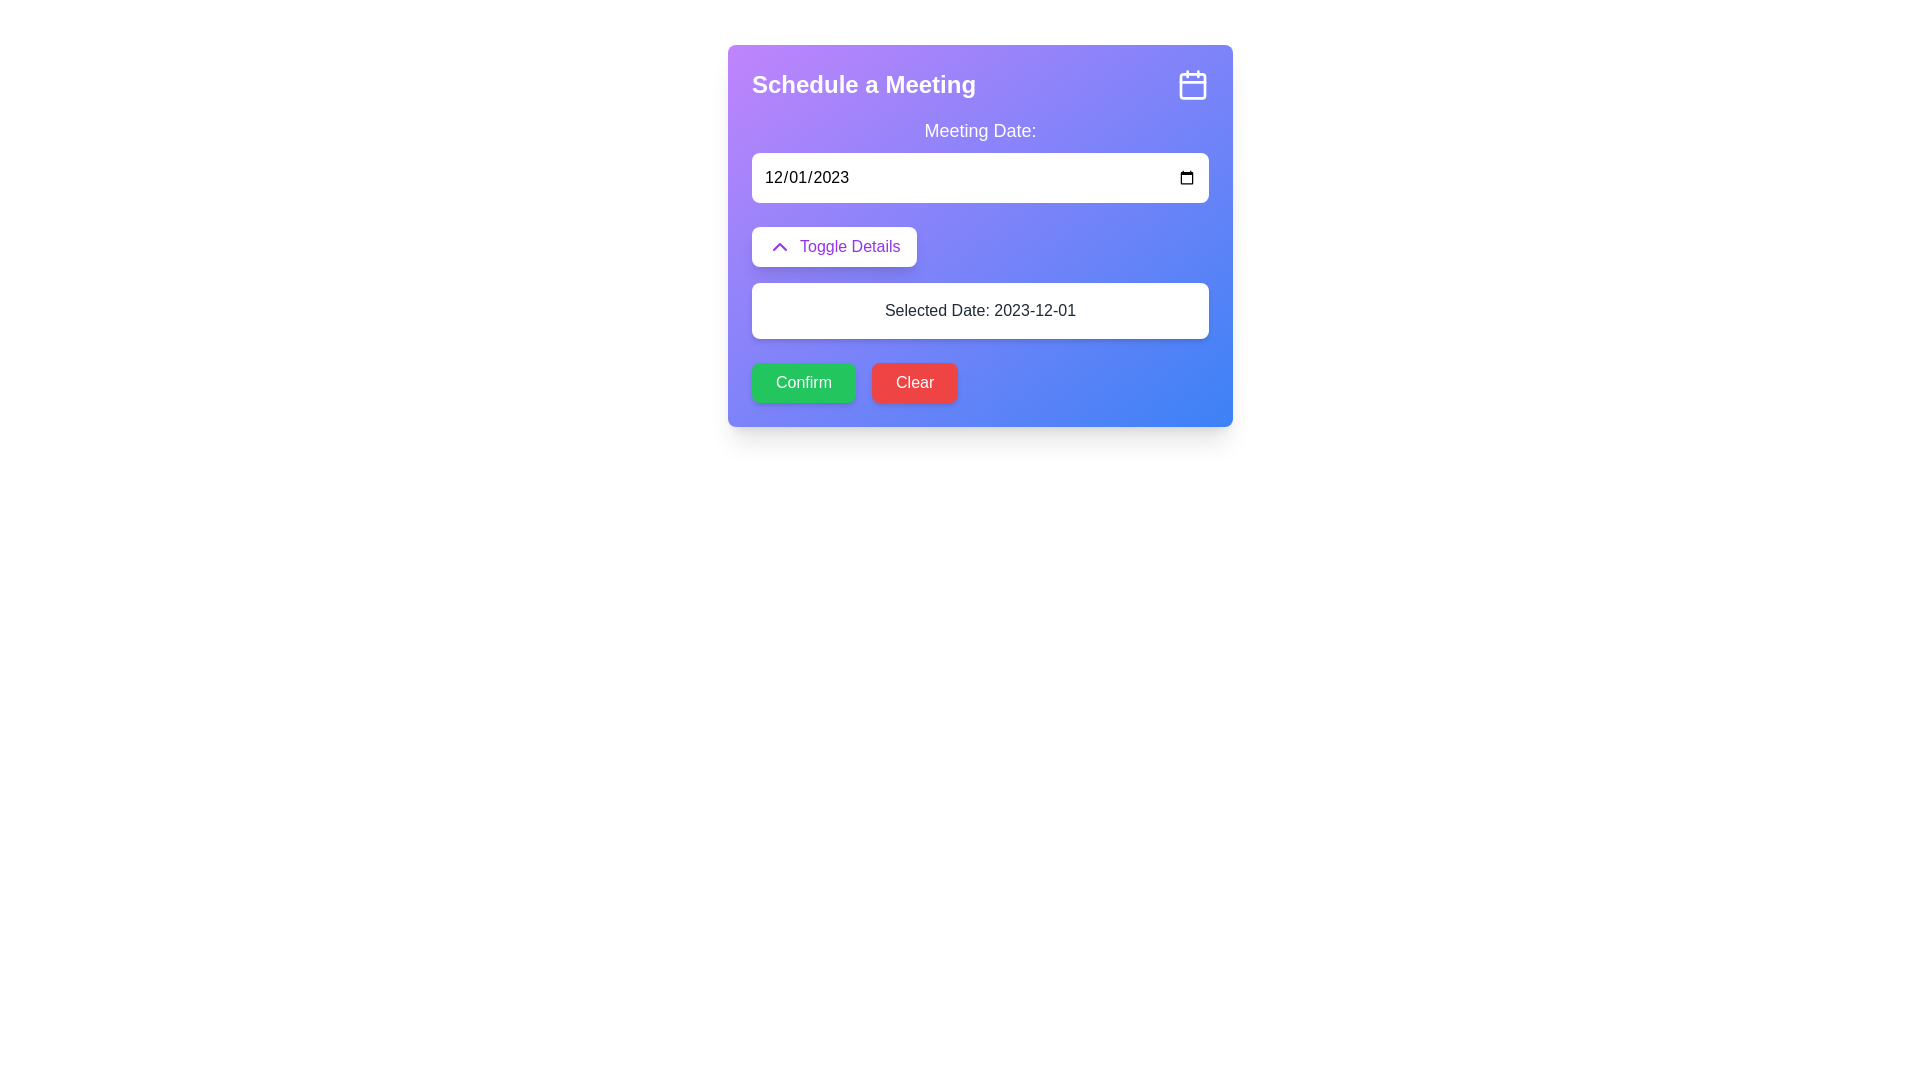 The height and width of the screenshot is (1080, 1920). Describe the element at coordinates (980, 311) in the screenshot. I see `the static text displaying 'Selected Date: 2023-12-01', which is styled in dark gray and located in the lower portion of the form interface` at that location.